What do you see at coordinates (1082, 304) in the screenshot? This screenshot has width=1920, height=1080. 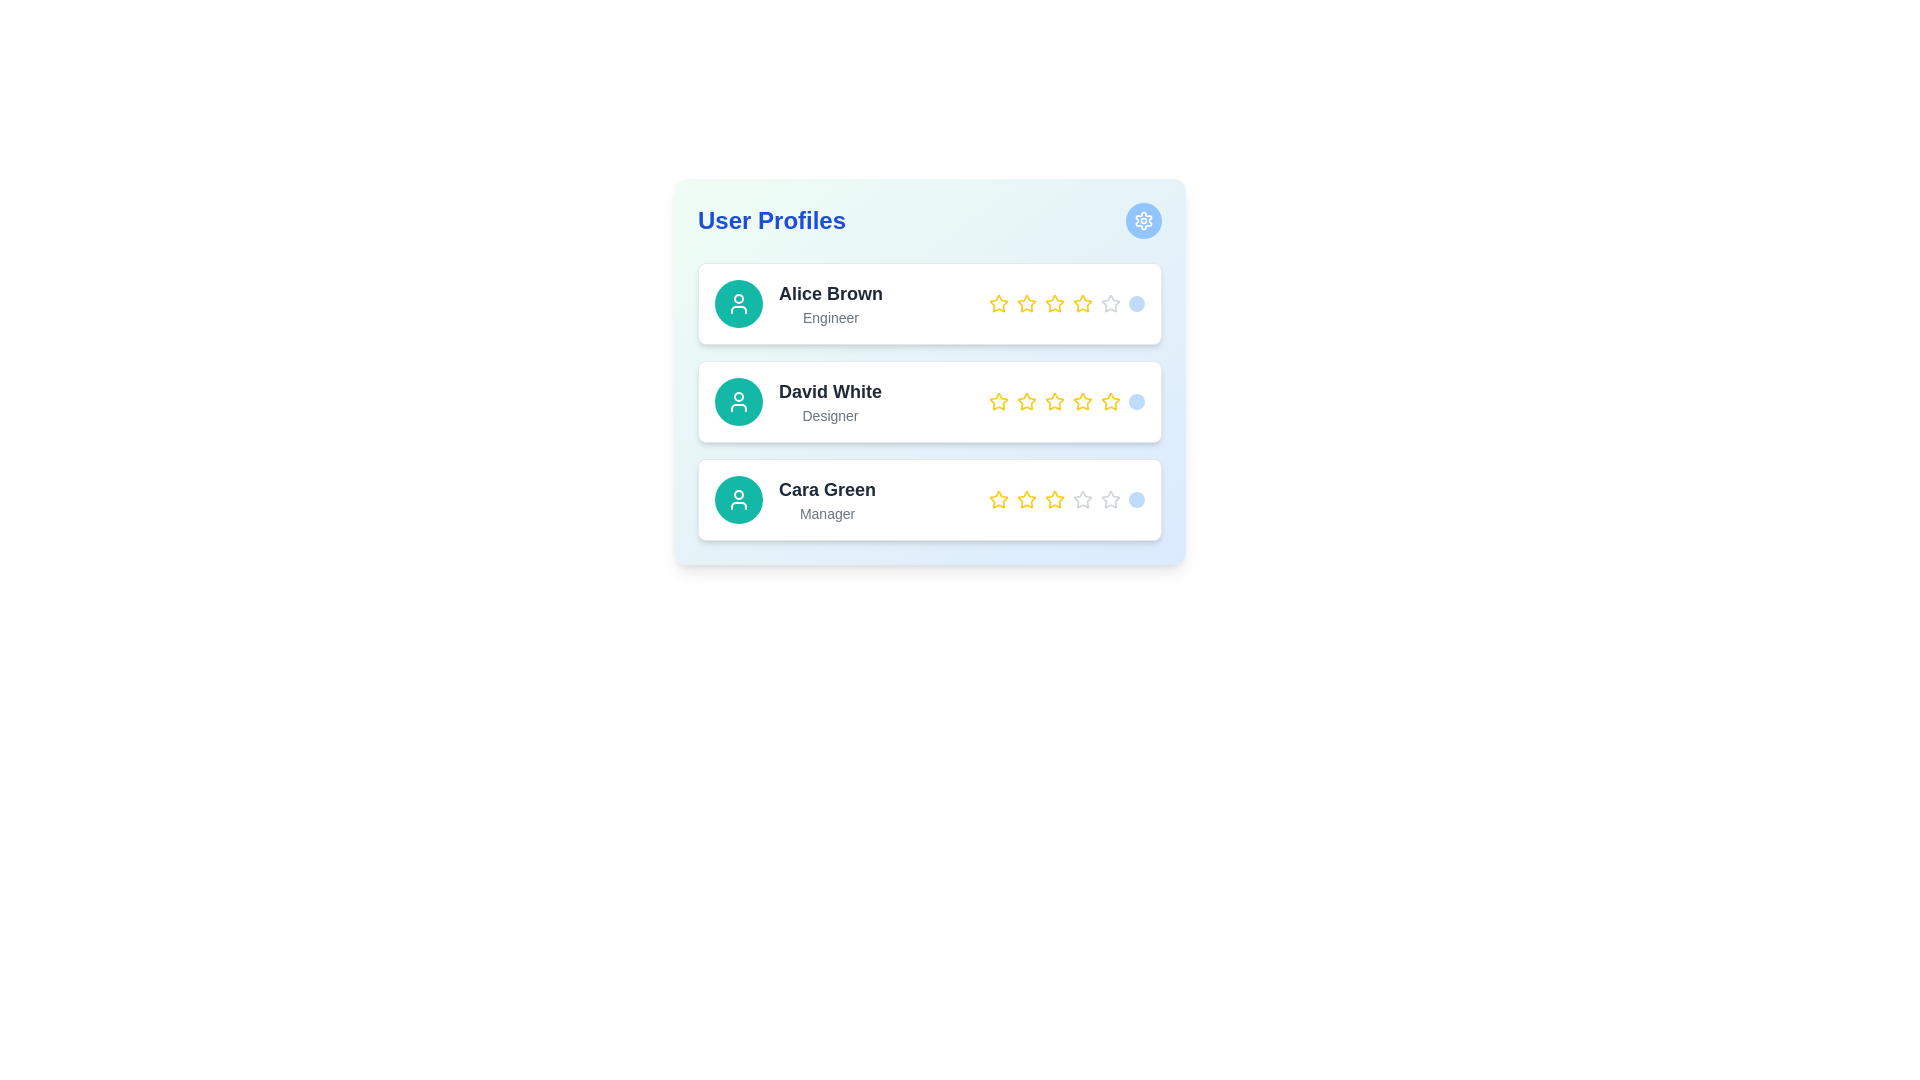 I see `the yellow star icon, which is the fifth star from the left in the rating section of the 'Alice Brown' profile card` at bounding box center [1082, 304].